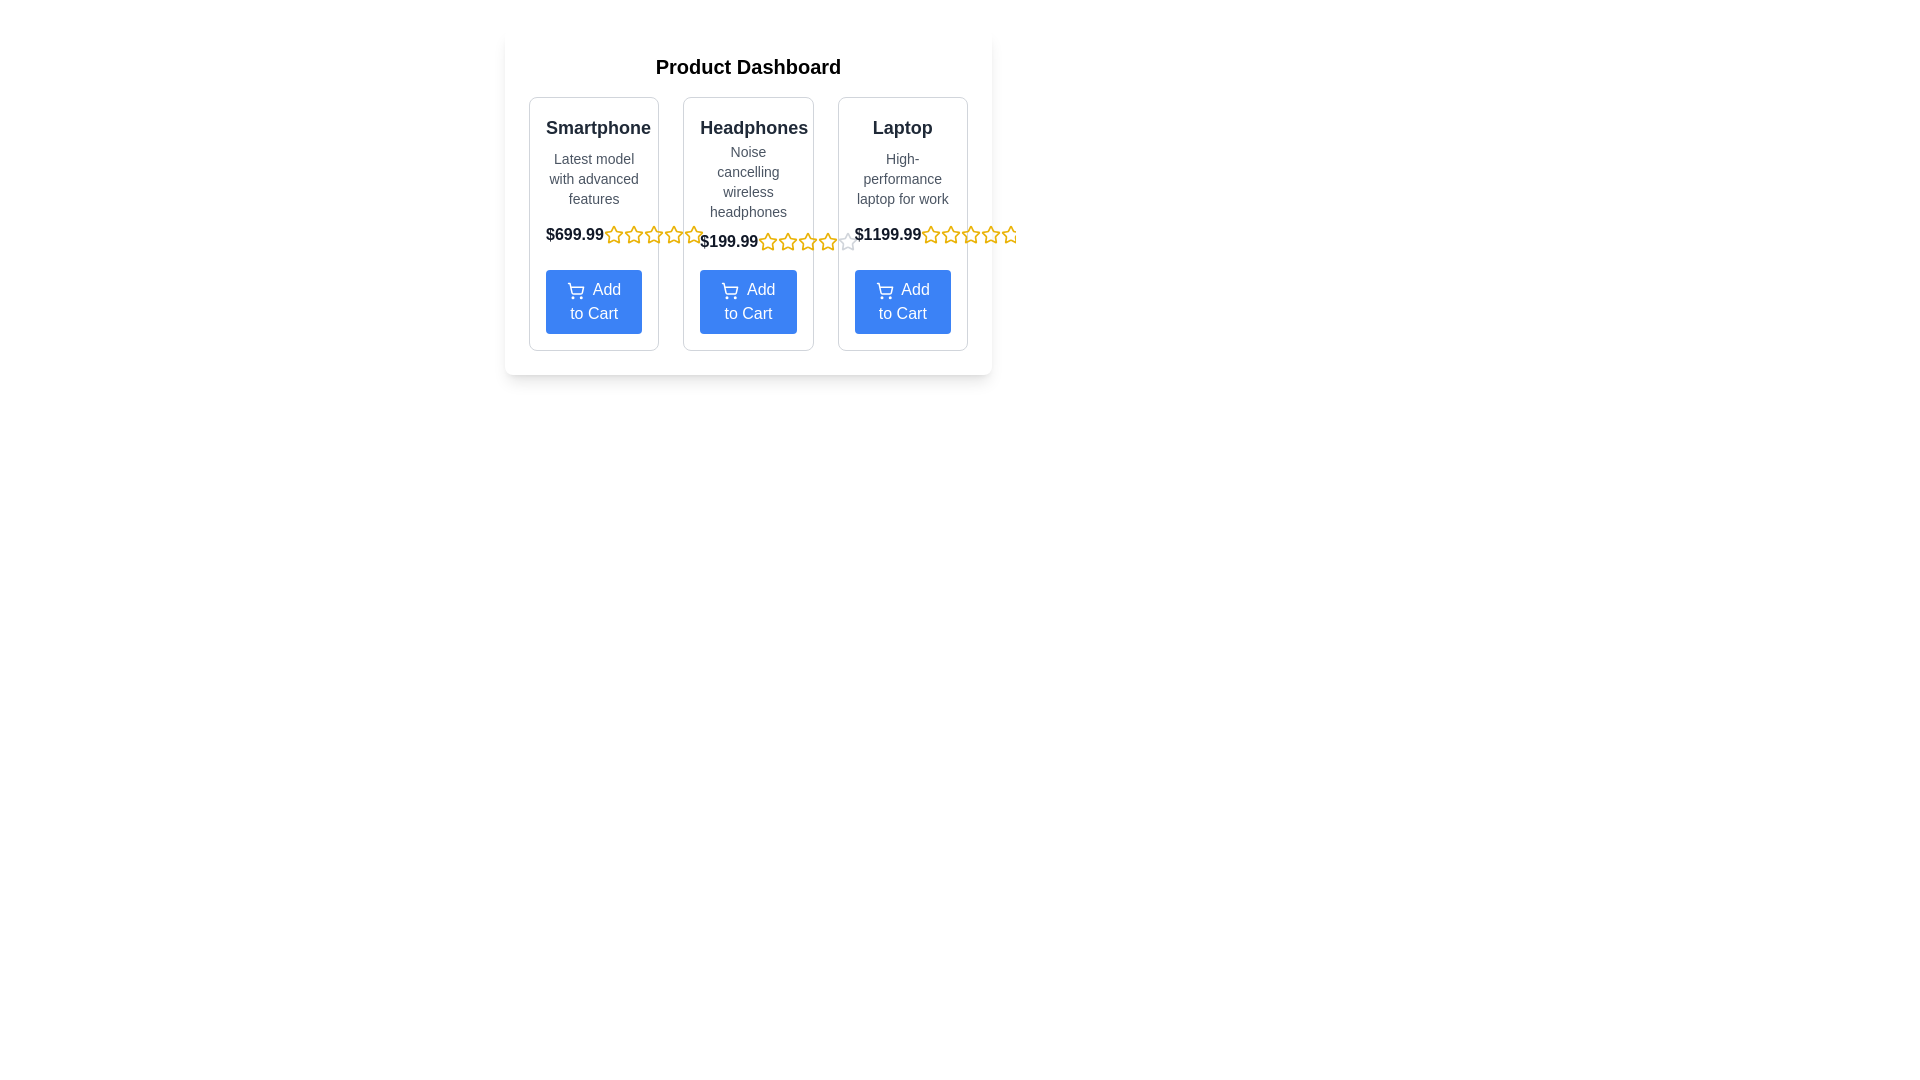 The image size is (1920, 1080). I want to click on the second star-shaped rating icon with a yellow outline located under the price text '$699.99' for the 'Smartphone' product section, so click(612, 234).